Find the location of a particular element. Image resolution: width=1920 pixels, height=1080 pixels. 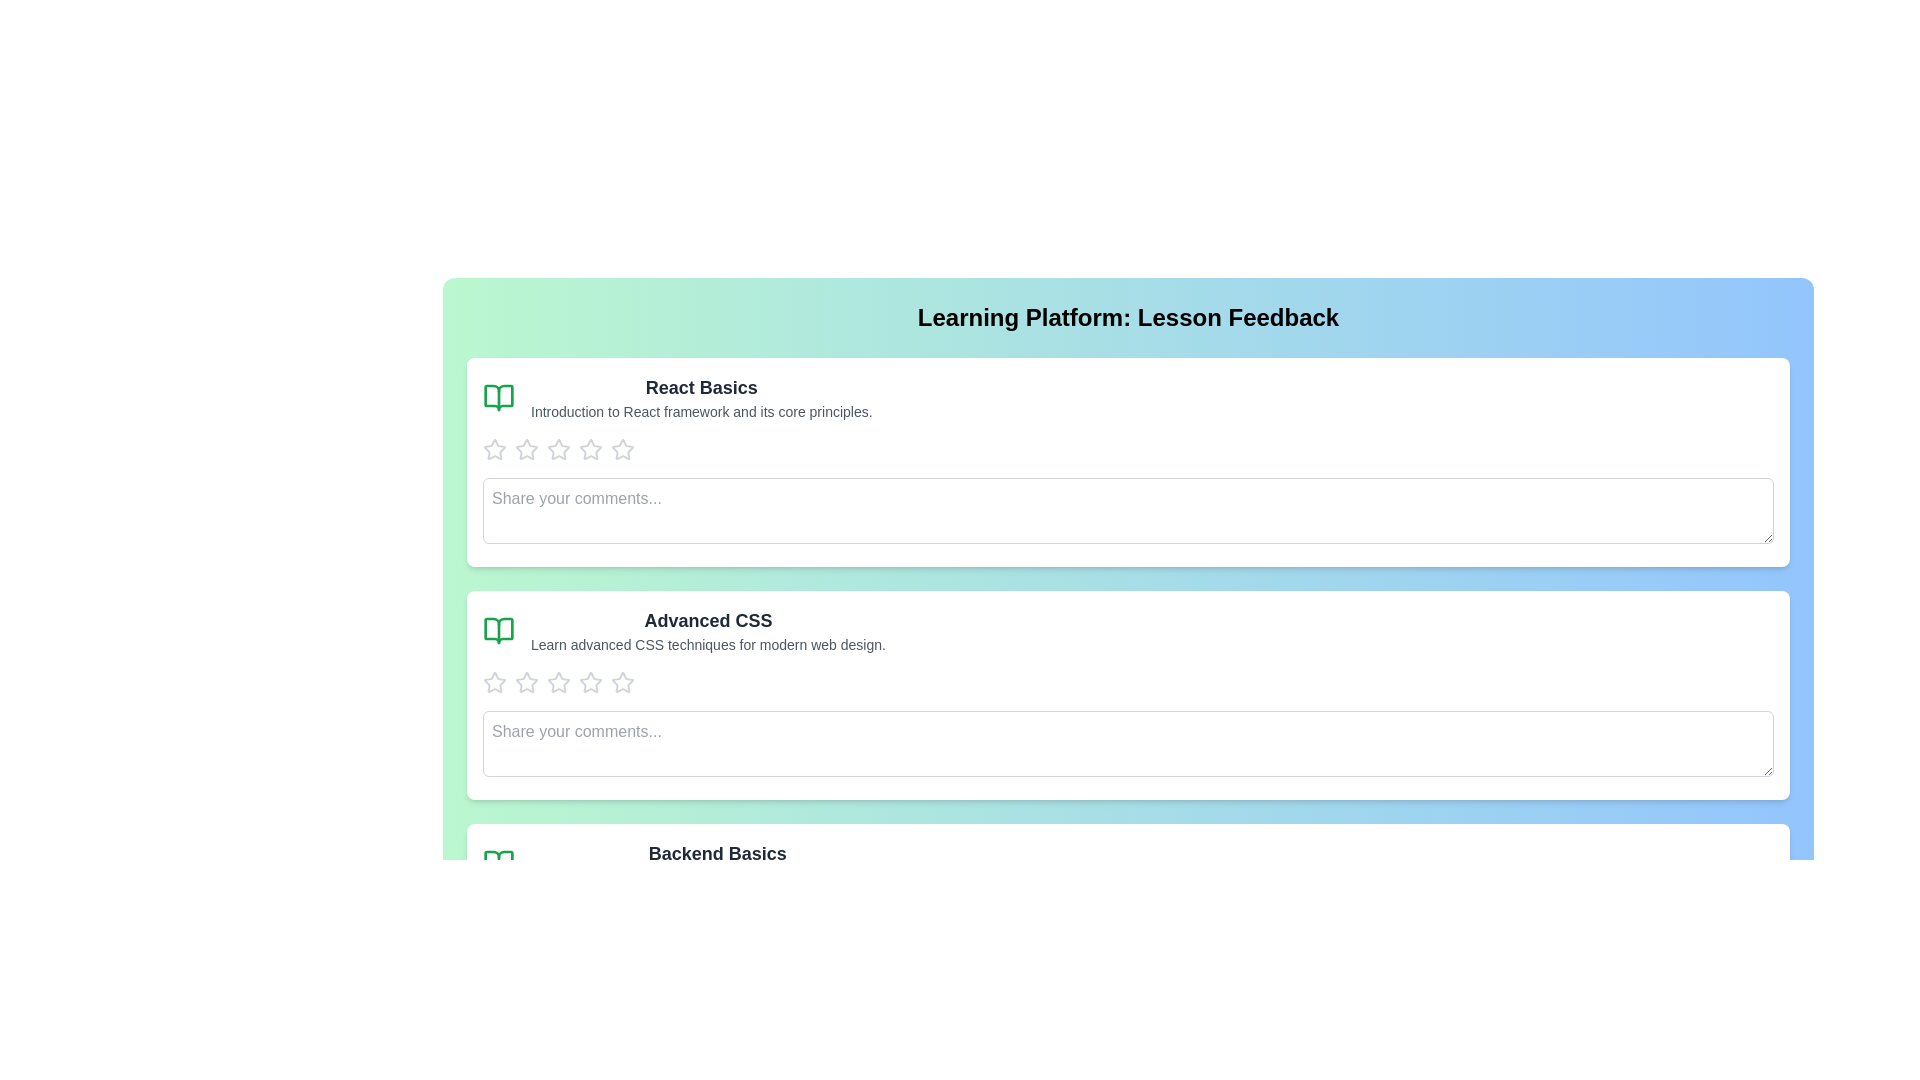

the inactive star icon, which is an outlined gray star in the 'Advanced CSS' section is located at coordinates (589, 681).